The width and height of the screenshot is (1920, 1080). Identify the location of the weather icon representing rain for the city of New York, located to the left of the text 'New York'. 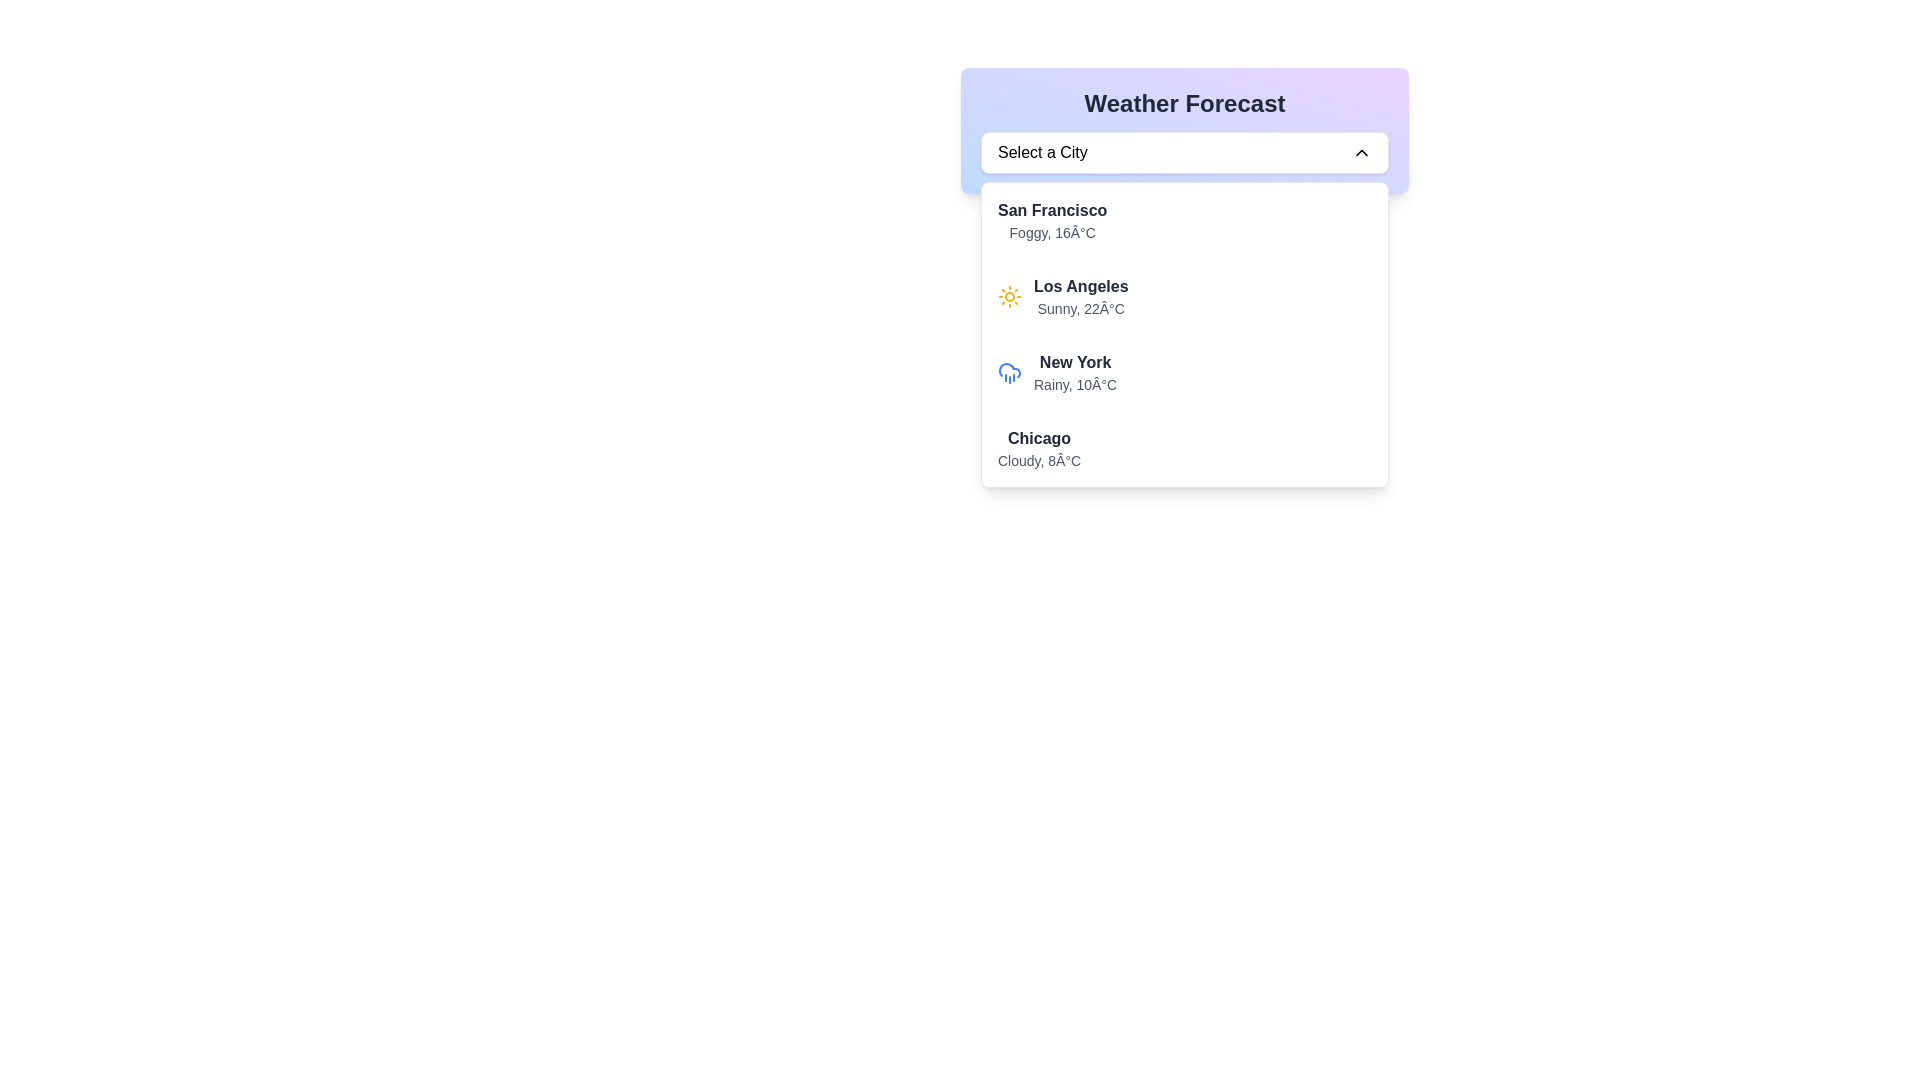
(1009, 370).